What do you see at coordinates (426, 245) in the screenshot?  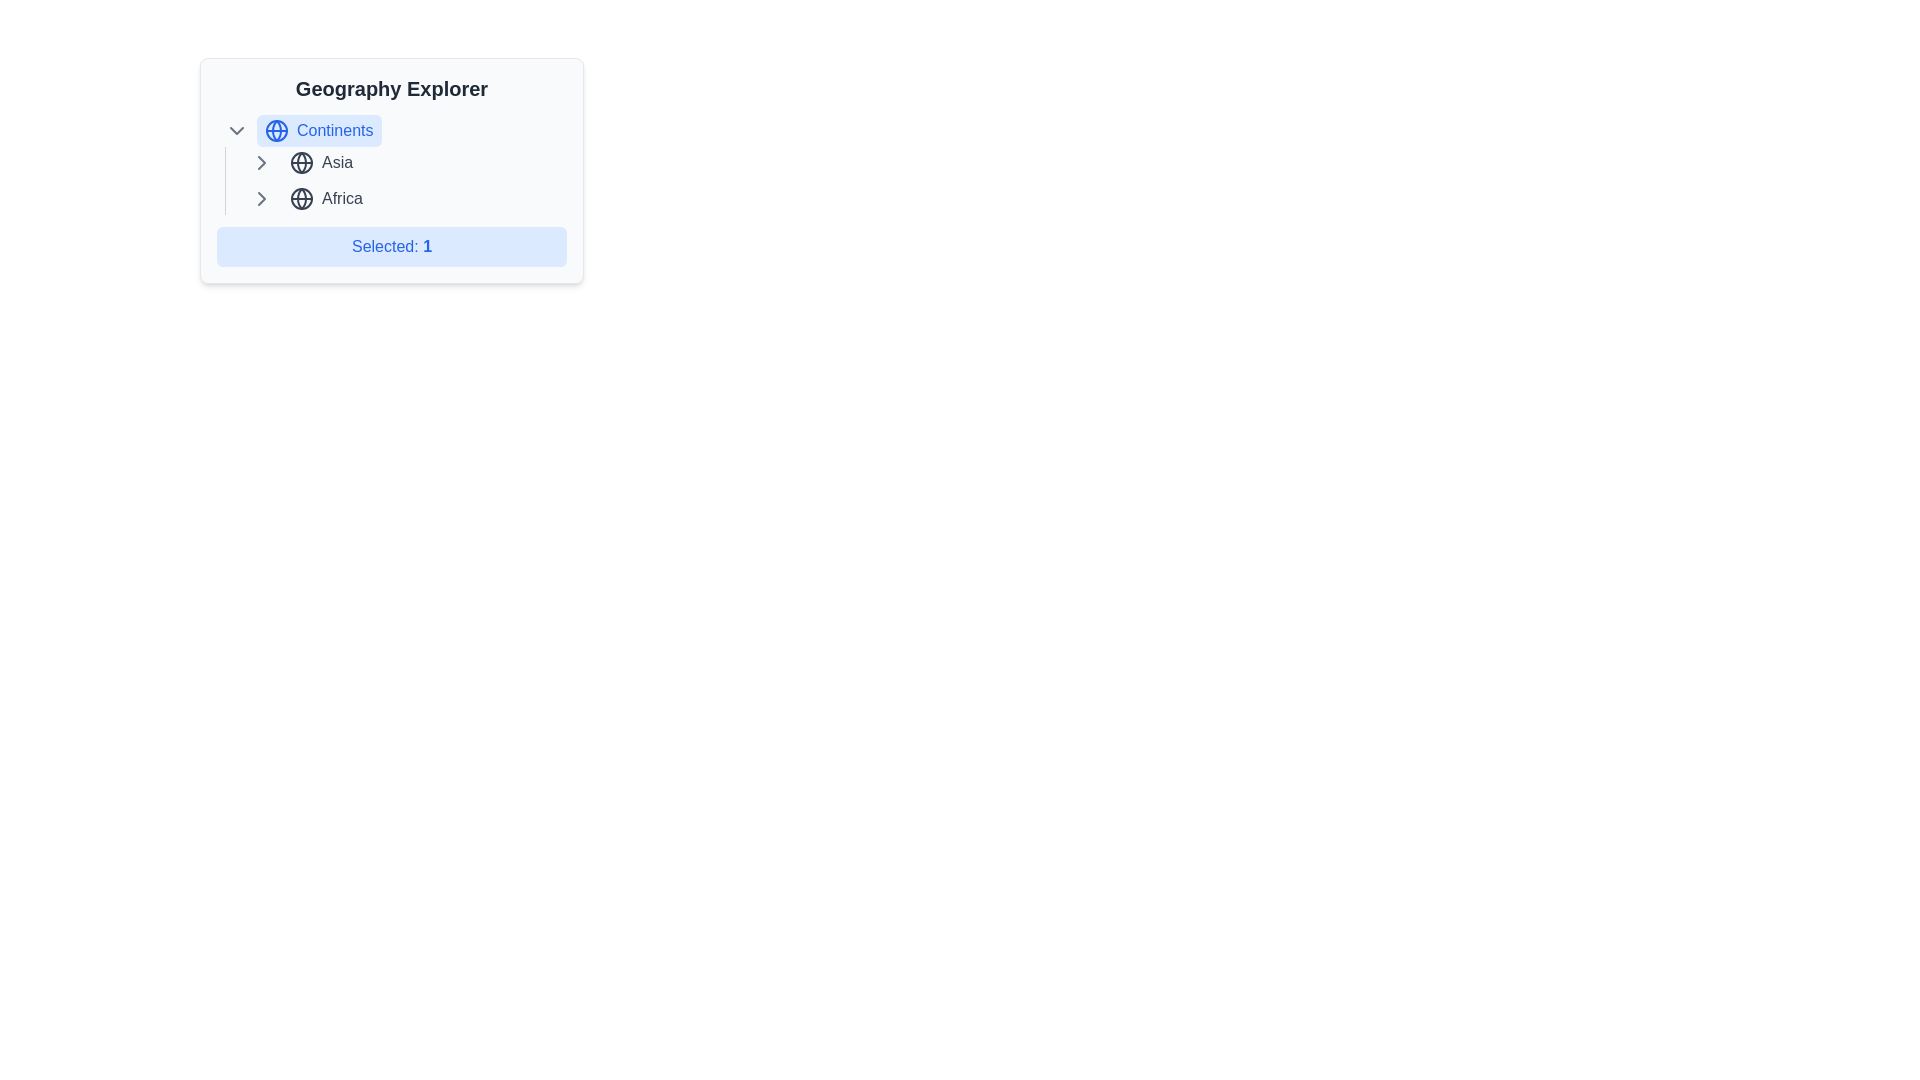 I see `the Text label displaying the number '1' in blue font, part of the label 'Selected: 1' in the 'Geography Explorer' widget` at bounding box center [426, 245].